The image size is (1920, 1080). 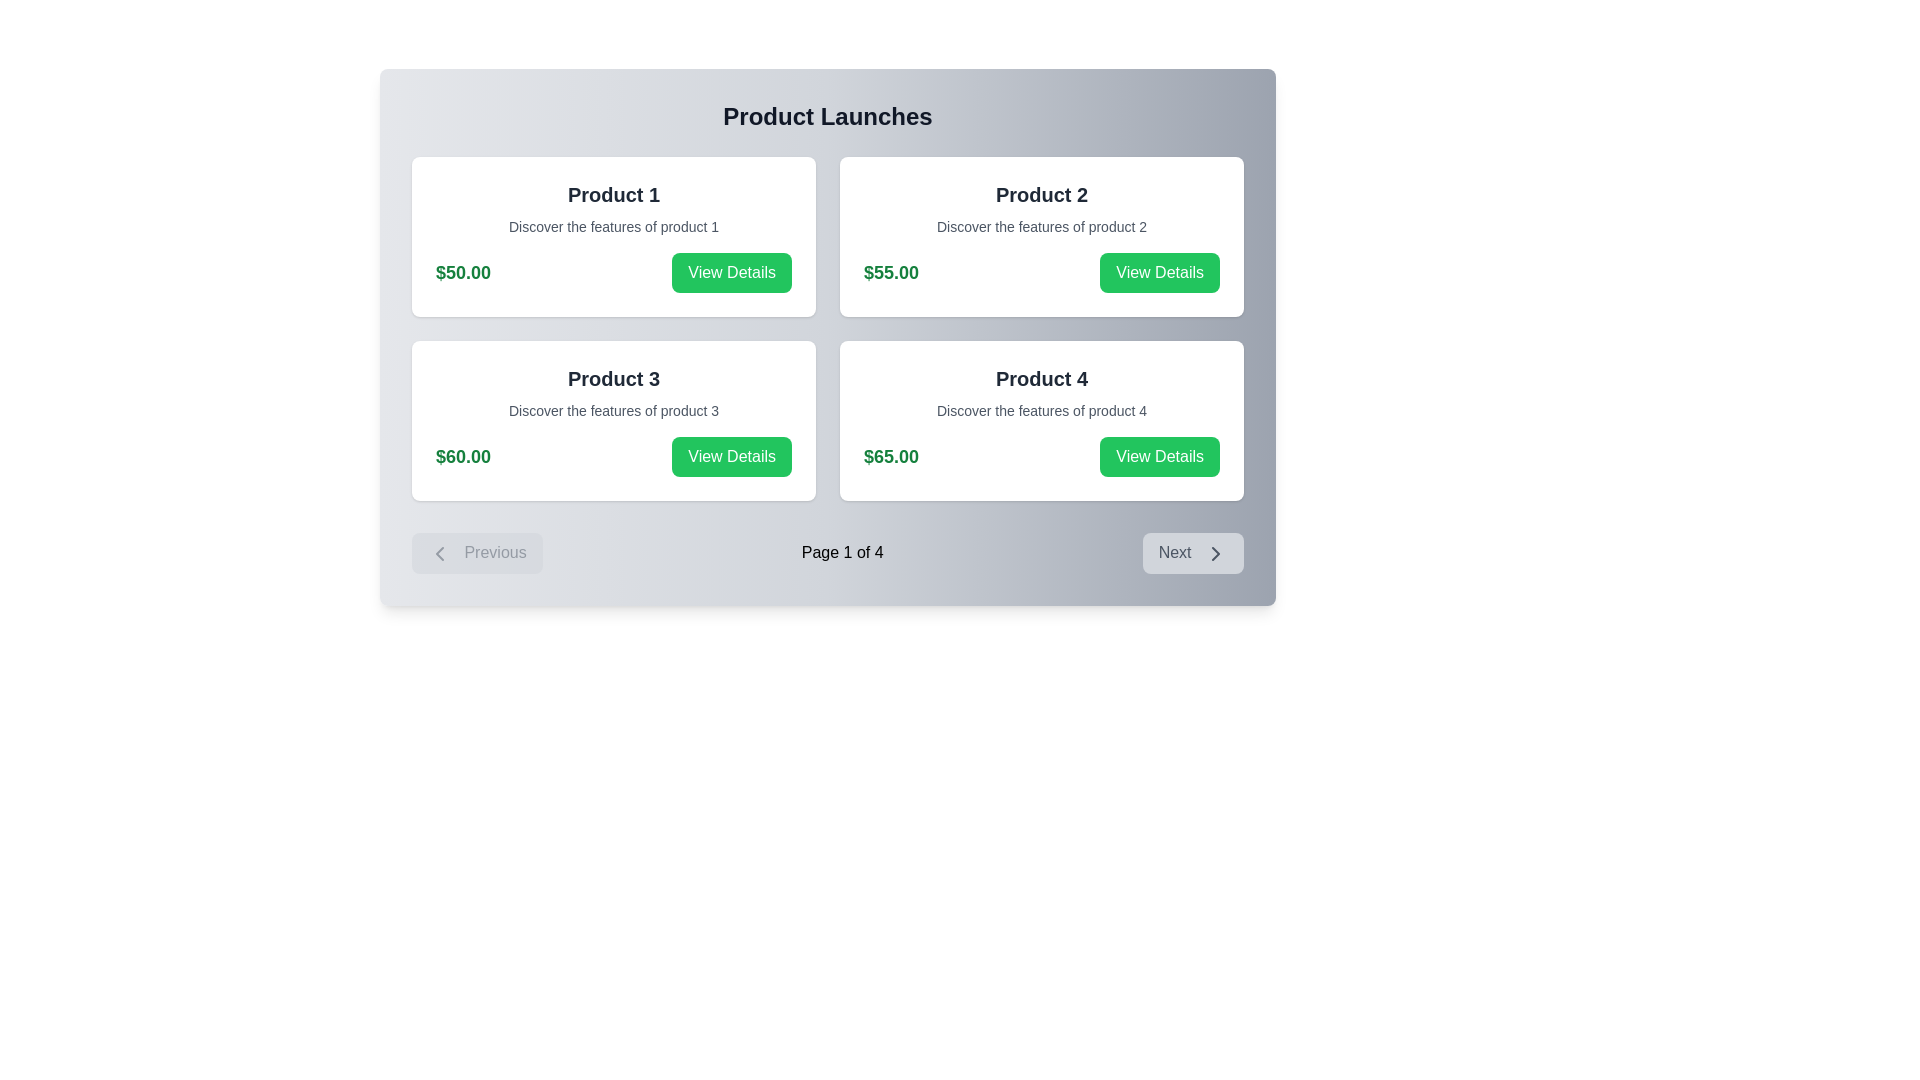 What do you see at coordinates (439, 552) in the screenshot?
I see `the navigation icon located in the bottom-left corner of the application interface` at bounding box center [439, 552].